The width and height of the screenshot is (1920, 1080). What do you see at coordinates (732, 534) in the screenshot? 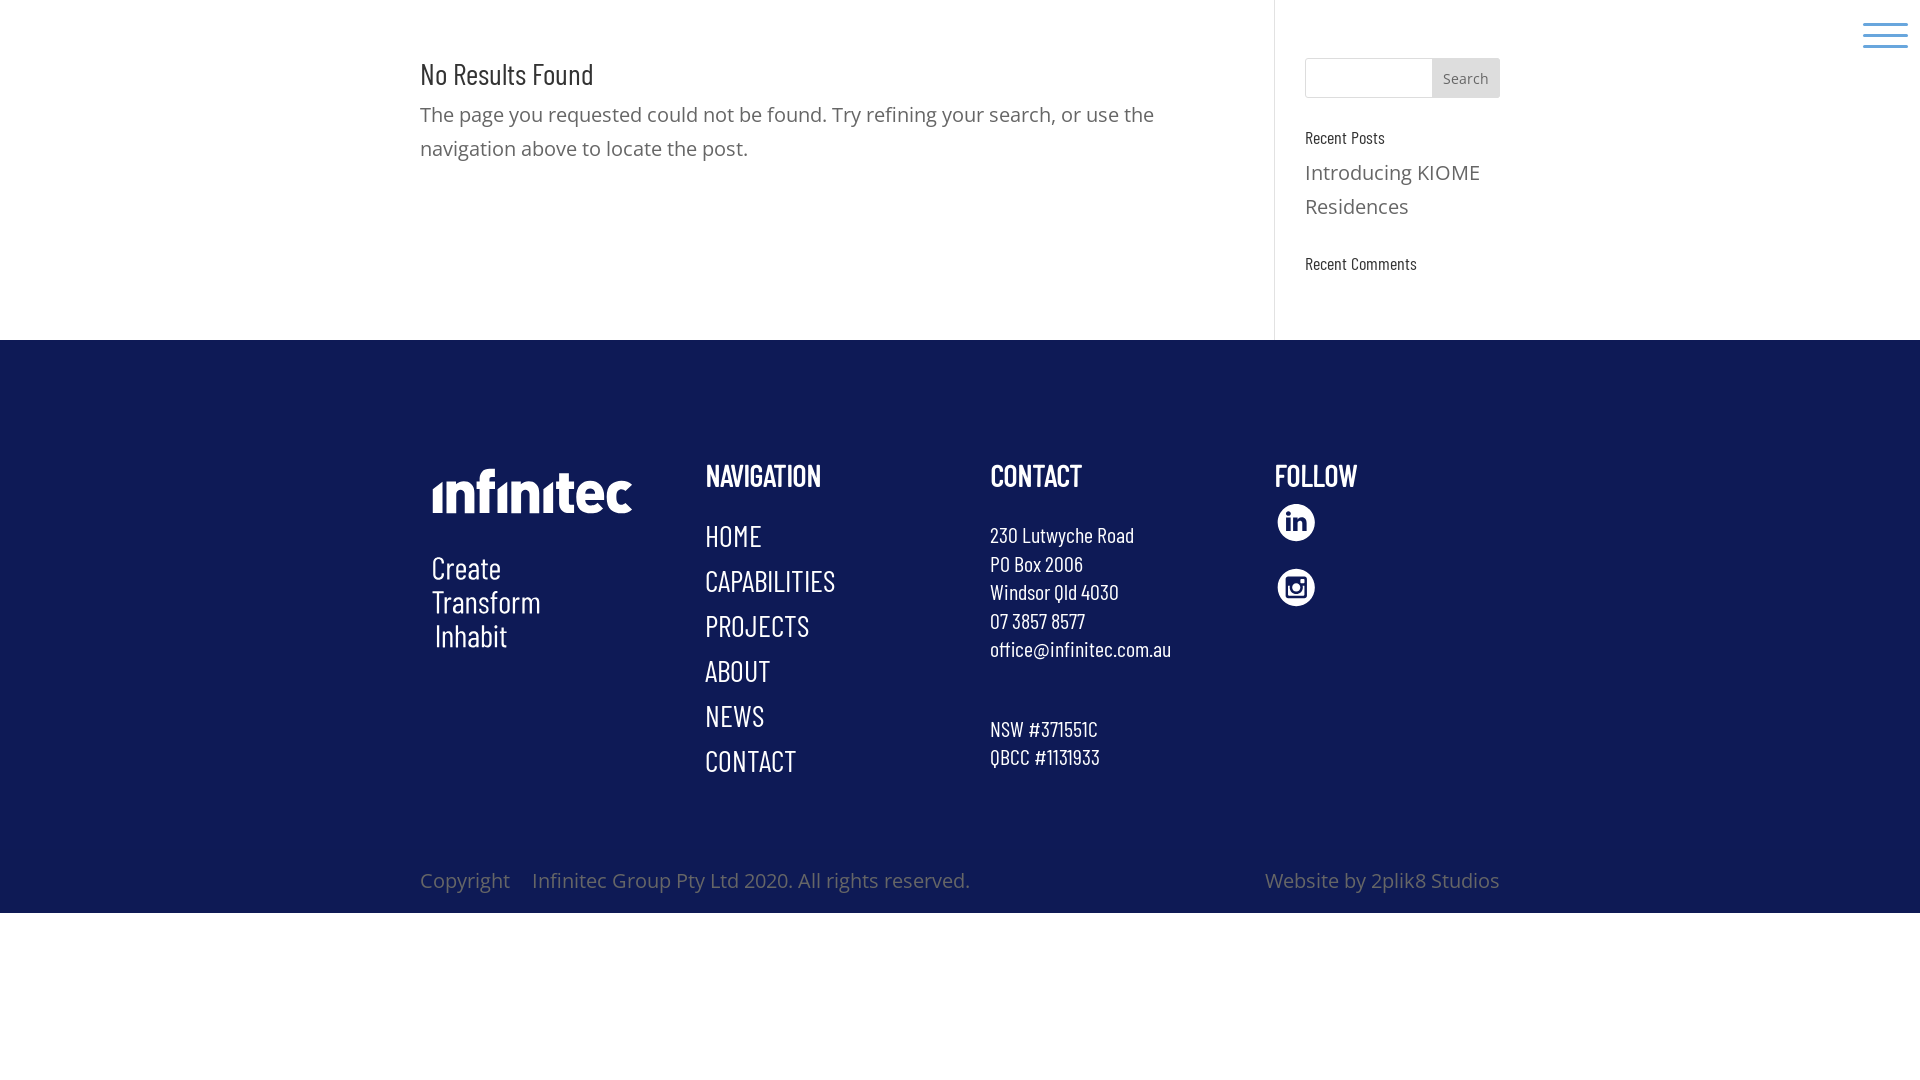
I see `'HOME'` at bounding box center [732, 534].